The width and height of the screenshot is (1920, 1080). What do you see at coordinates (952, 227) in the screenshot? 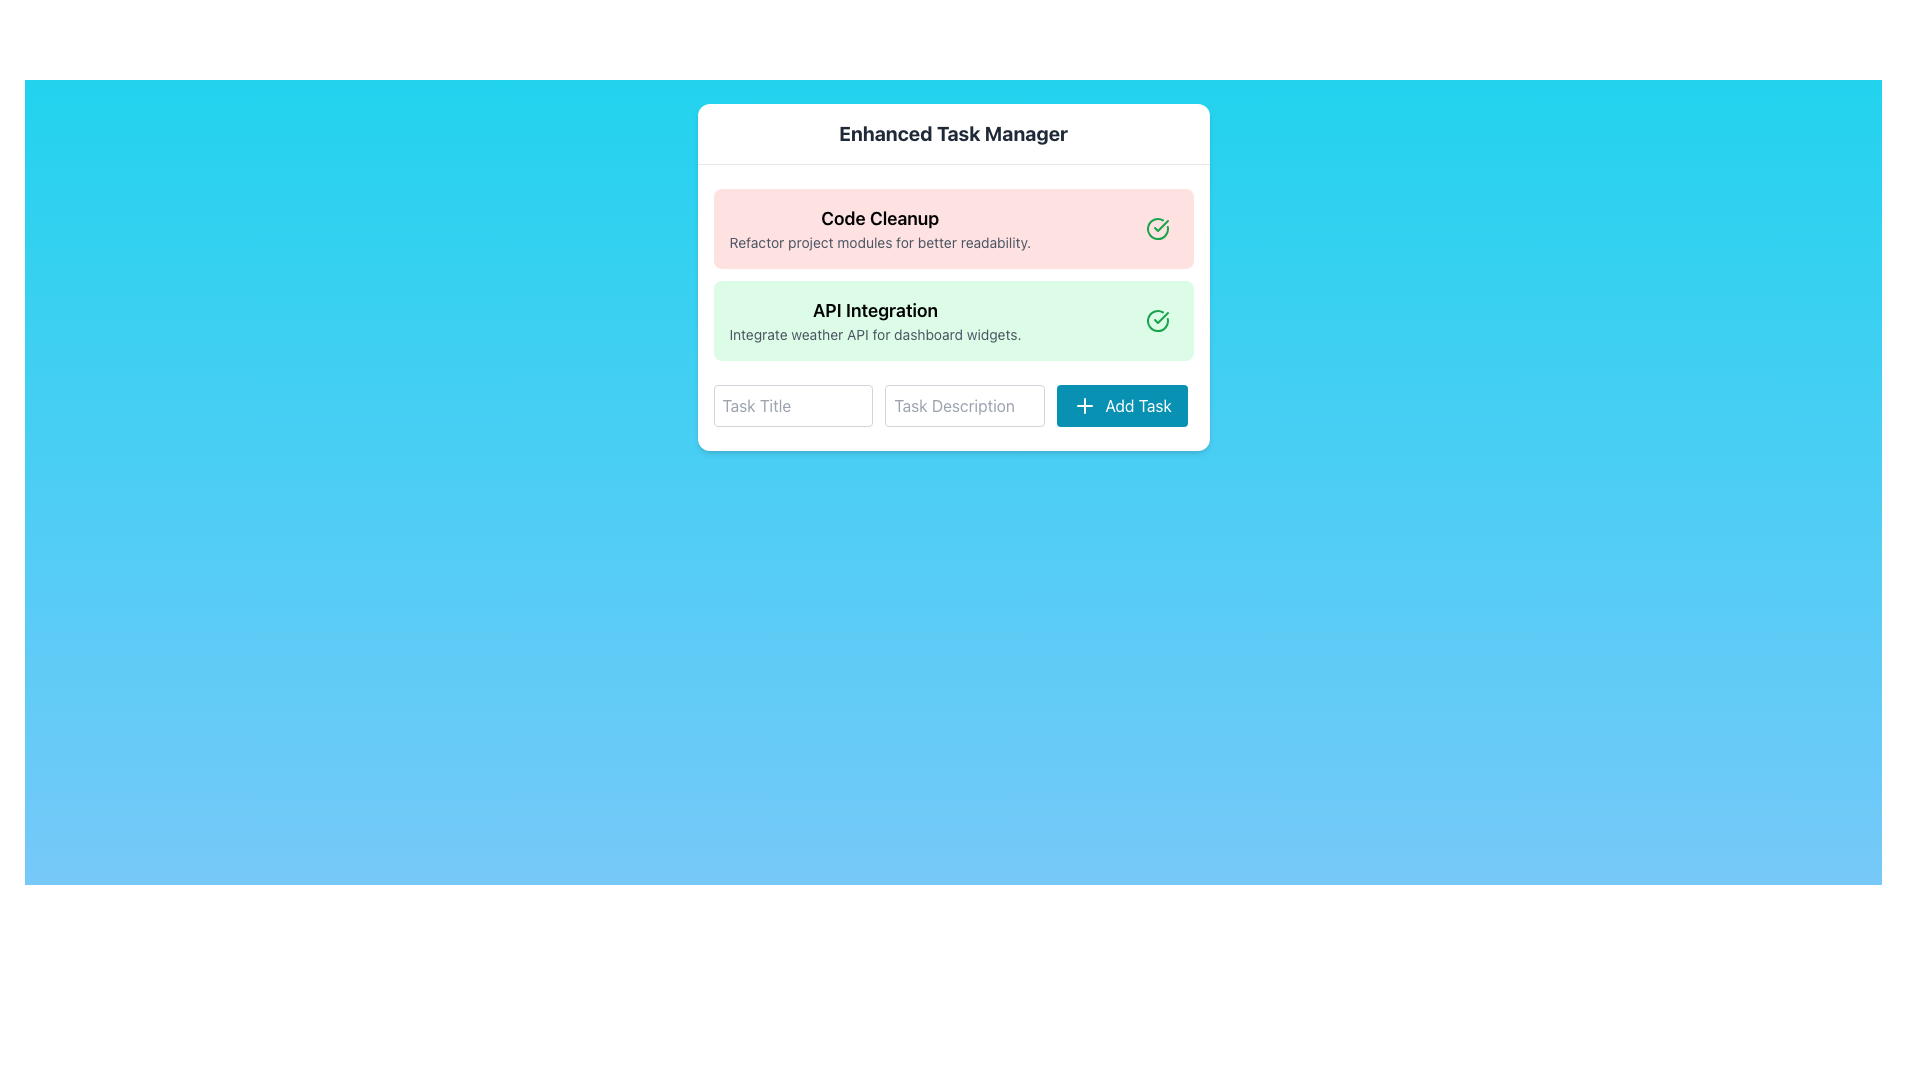
I see `the first task card in the task manager interface` at bounding box center [952, 227].